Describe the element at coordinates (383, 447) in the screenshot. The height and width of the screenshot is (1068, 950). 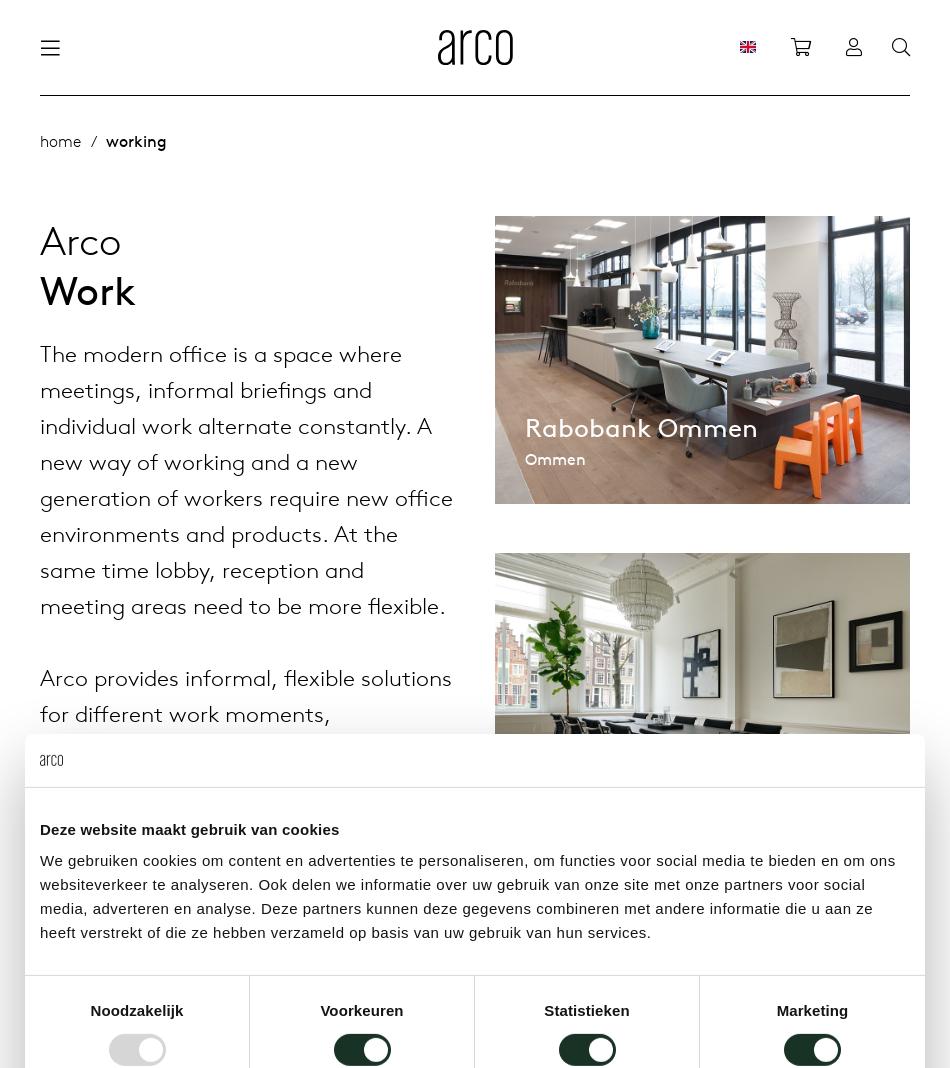
I see `'Flexible workplaces'` at that location.